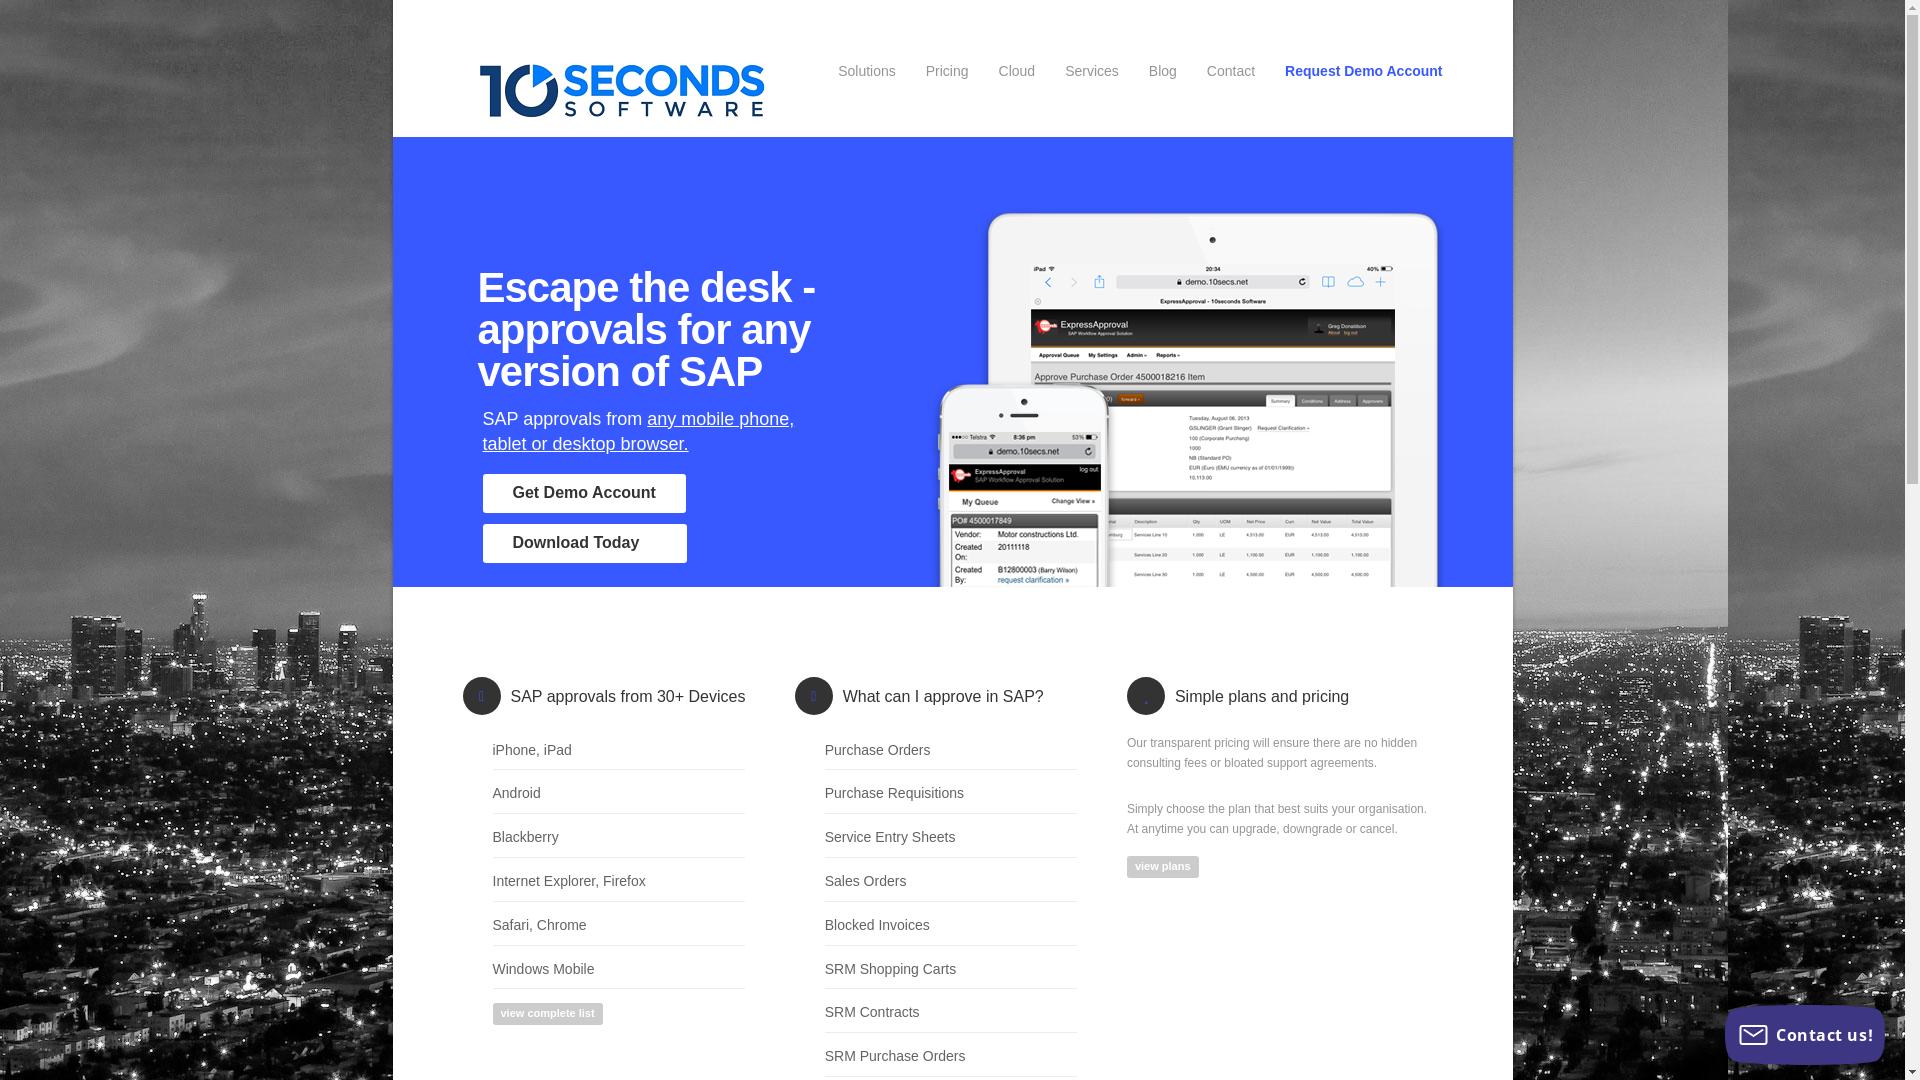 The image size is (1920, 1080). Describe the element at coordinates (946, 73) in the screenshot. I see `'Pricing'` at that location.